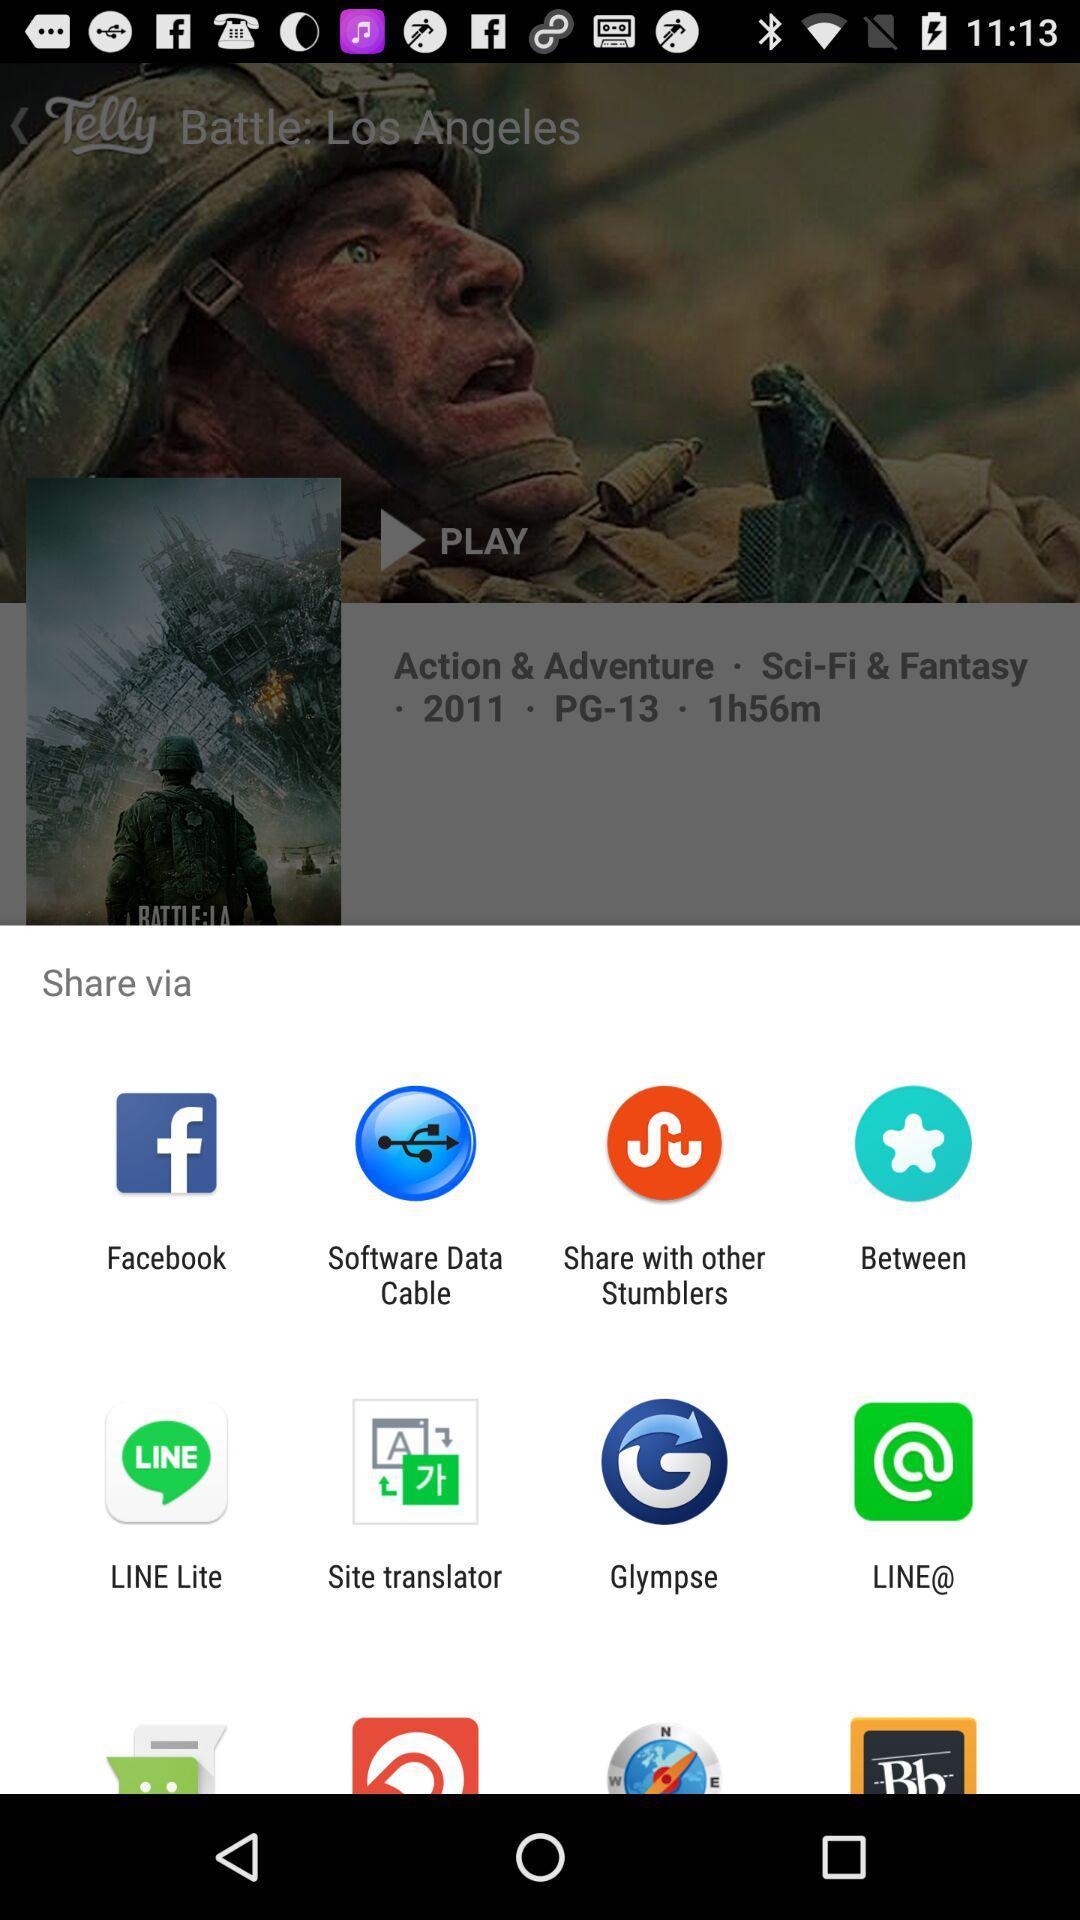 The height and width of the screenshot is (1920, 1080). Describe the element at coordinates (414, 1592) in the screenshot. I see `site translator app` at that location.